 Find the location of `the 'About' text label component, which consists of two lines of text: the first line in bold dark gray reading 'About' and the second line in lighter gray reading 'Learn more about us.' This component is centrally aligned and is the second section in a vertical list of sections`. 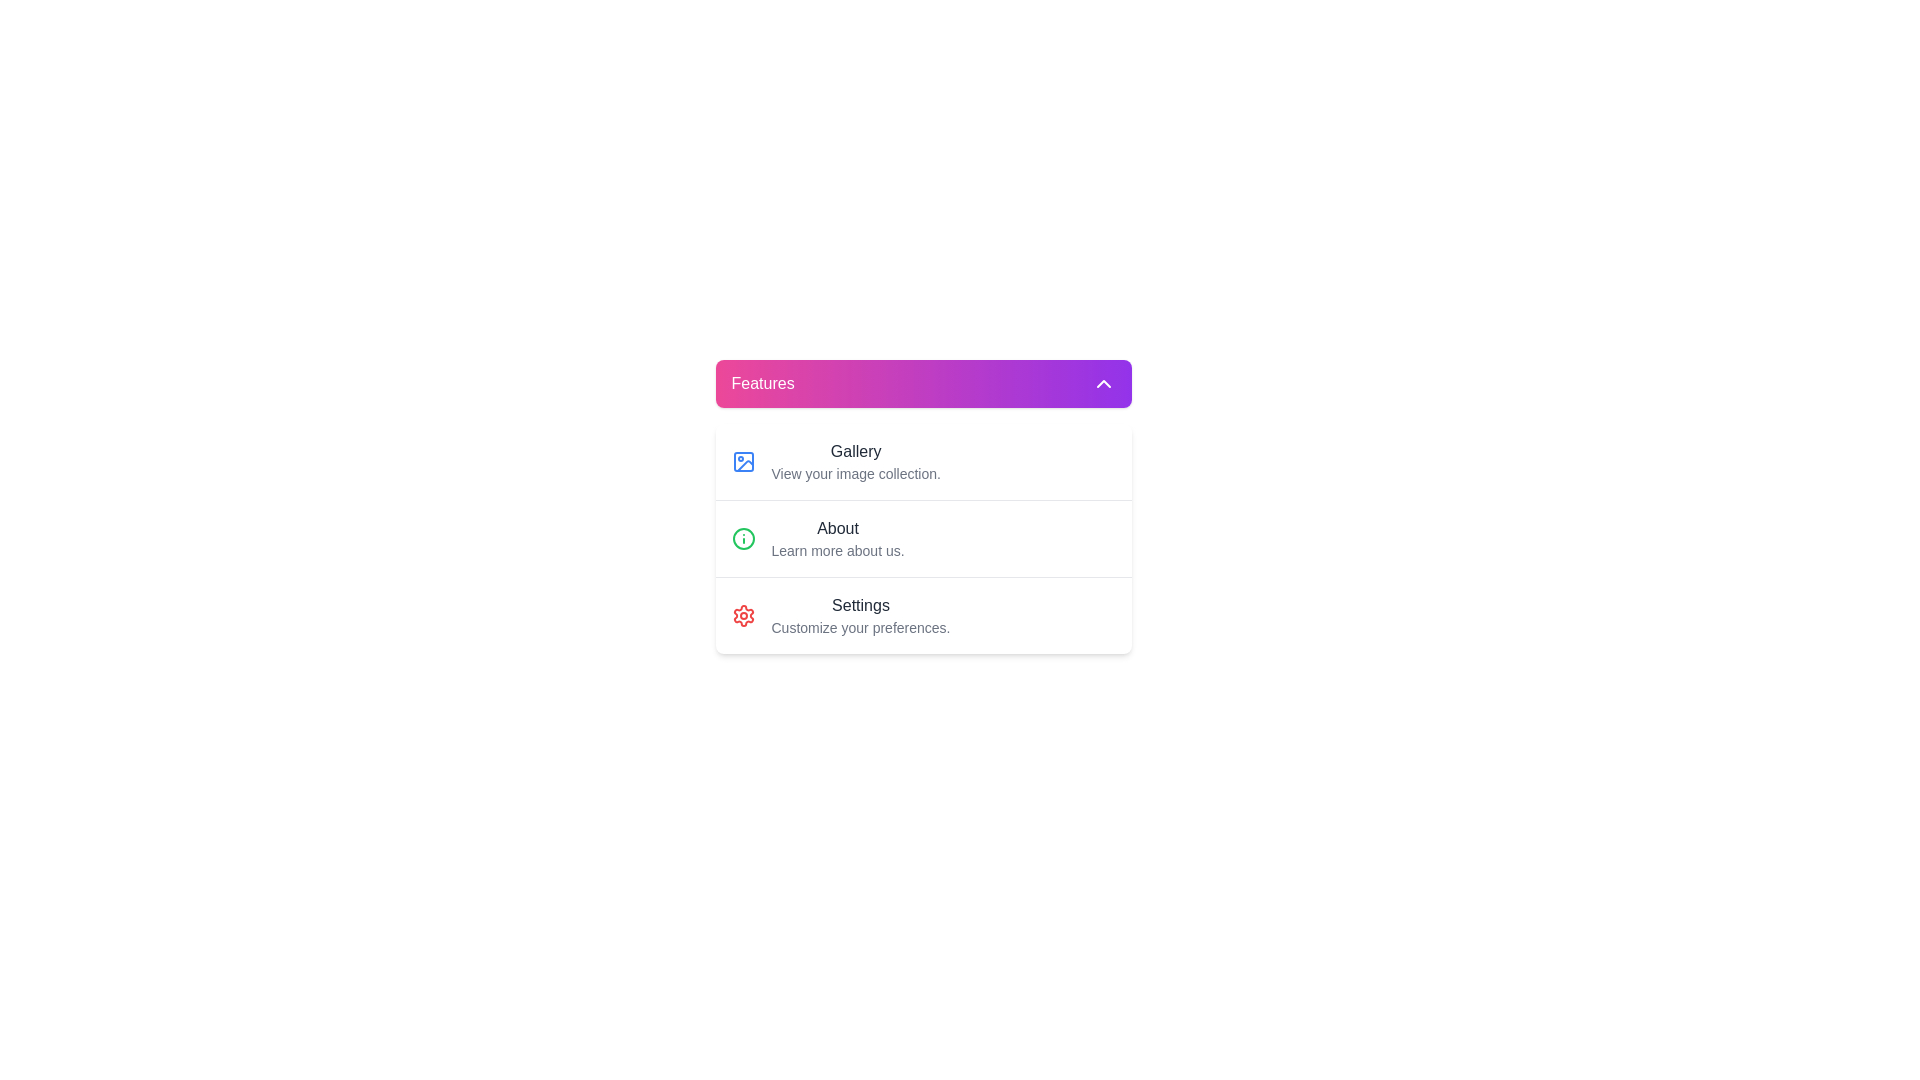

the 'About' text label component, which consists of two lines of text: the first line in bold dark gray reading 'About' and the second line in lighter gray reading 'Learn more about us.' This component is centrally aligned and is the second section in a vertical list of sections is located at coordinates (838, 538).